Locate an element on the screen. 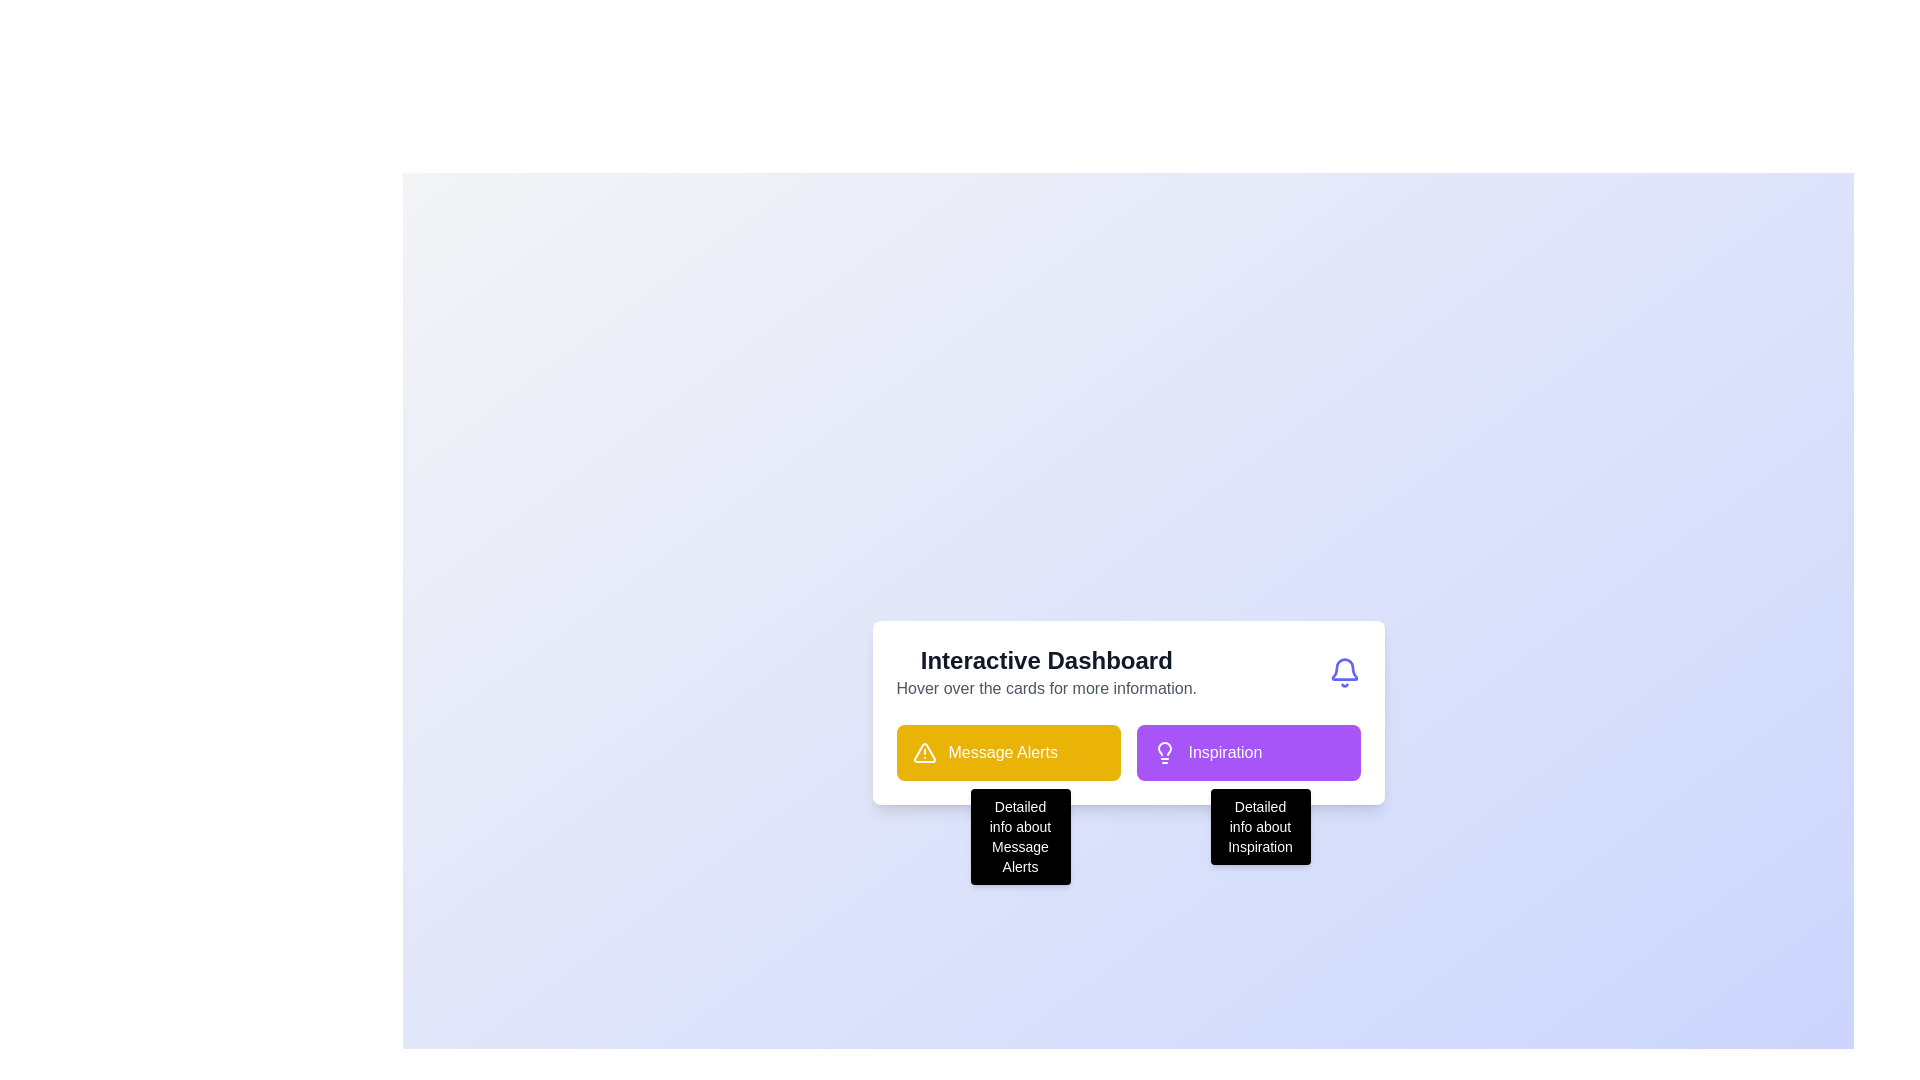  the grey-colored static text label reading 'Hover over the cards for more information.' which is located directly beneath the 'Interactive Dashboard' heading is located at coordinates (1045, 688).